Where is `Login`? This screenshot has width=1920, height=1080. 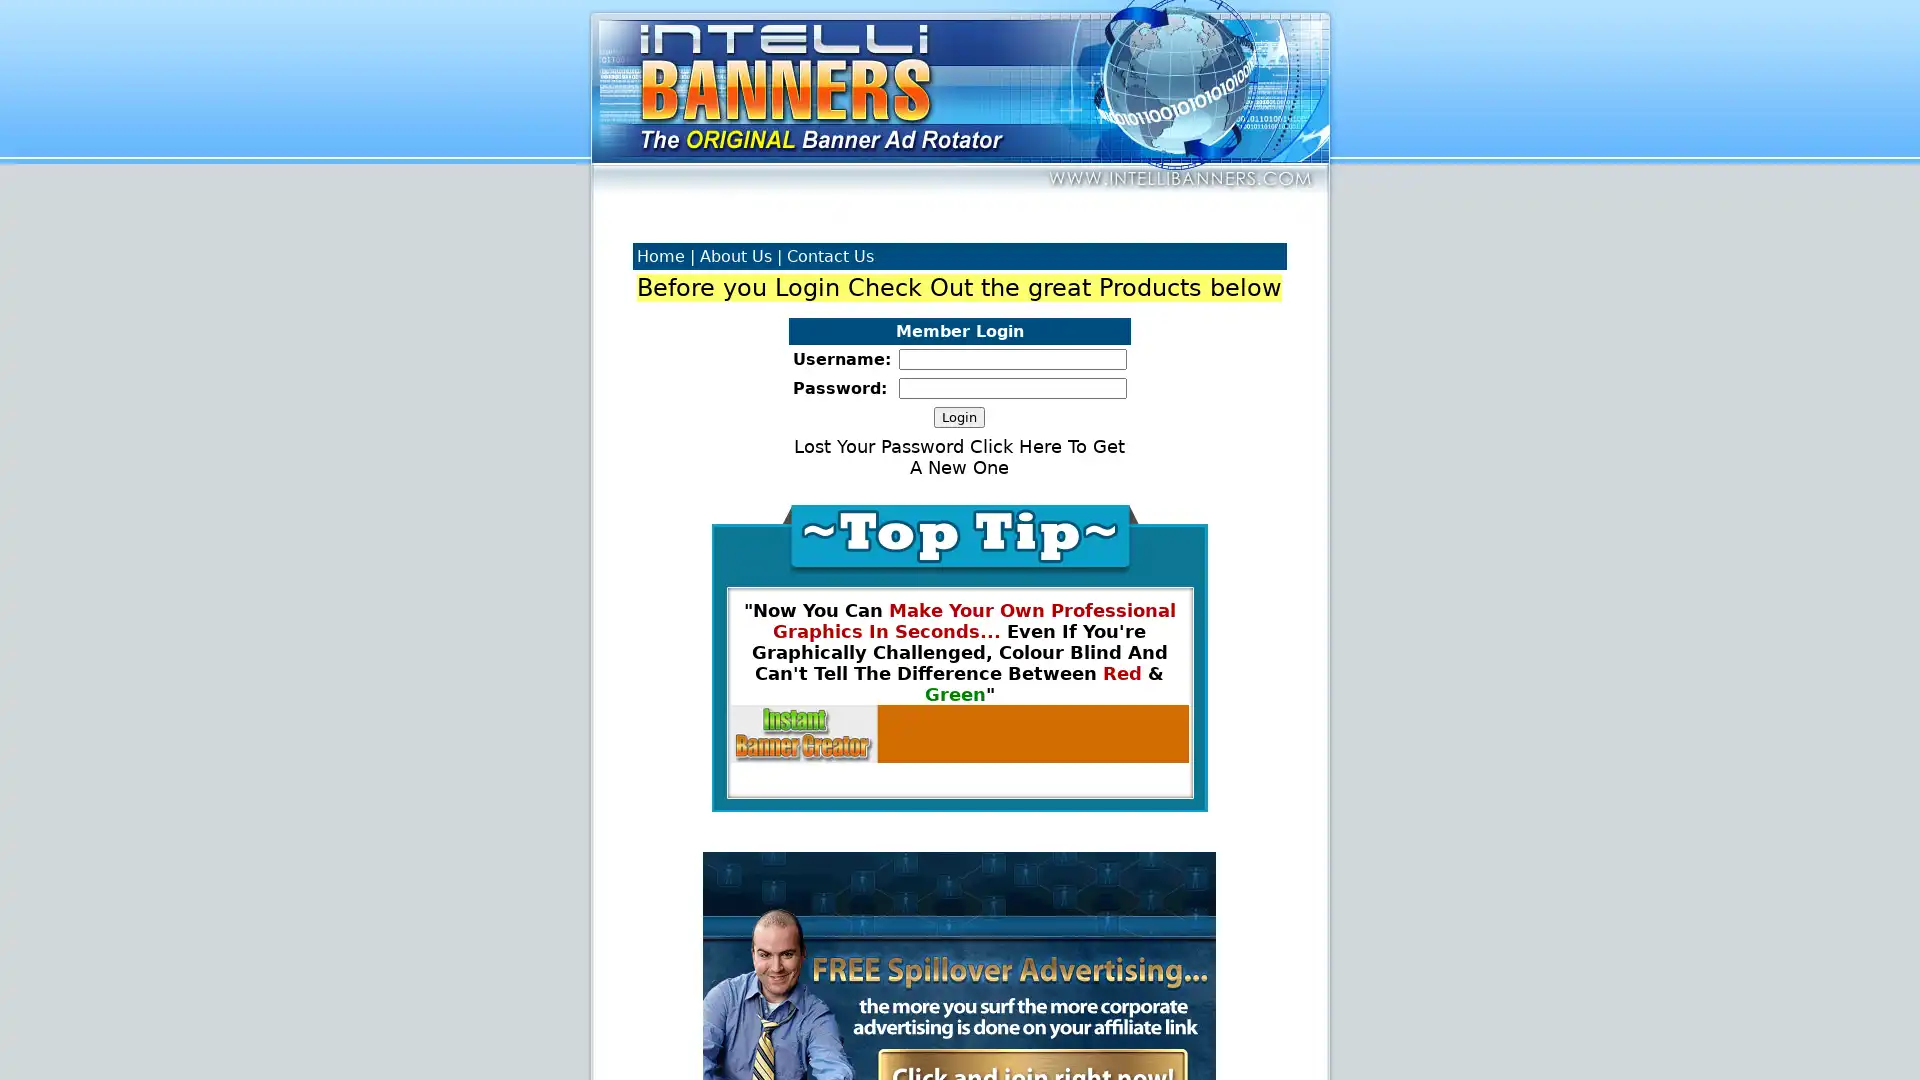
Login is located at coordinates (958, 416).